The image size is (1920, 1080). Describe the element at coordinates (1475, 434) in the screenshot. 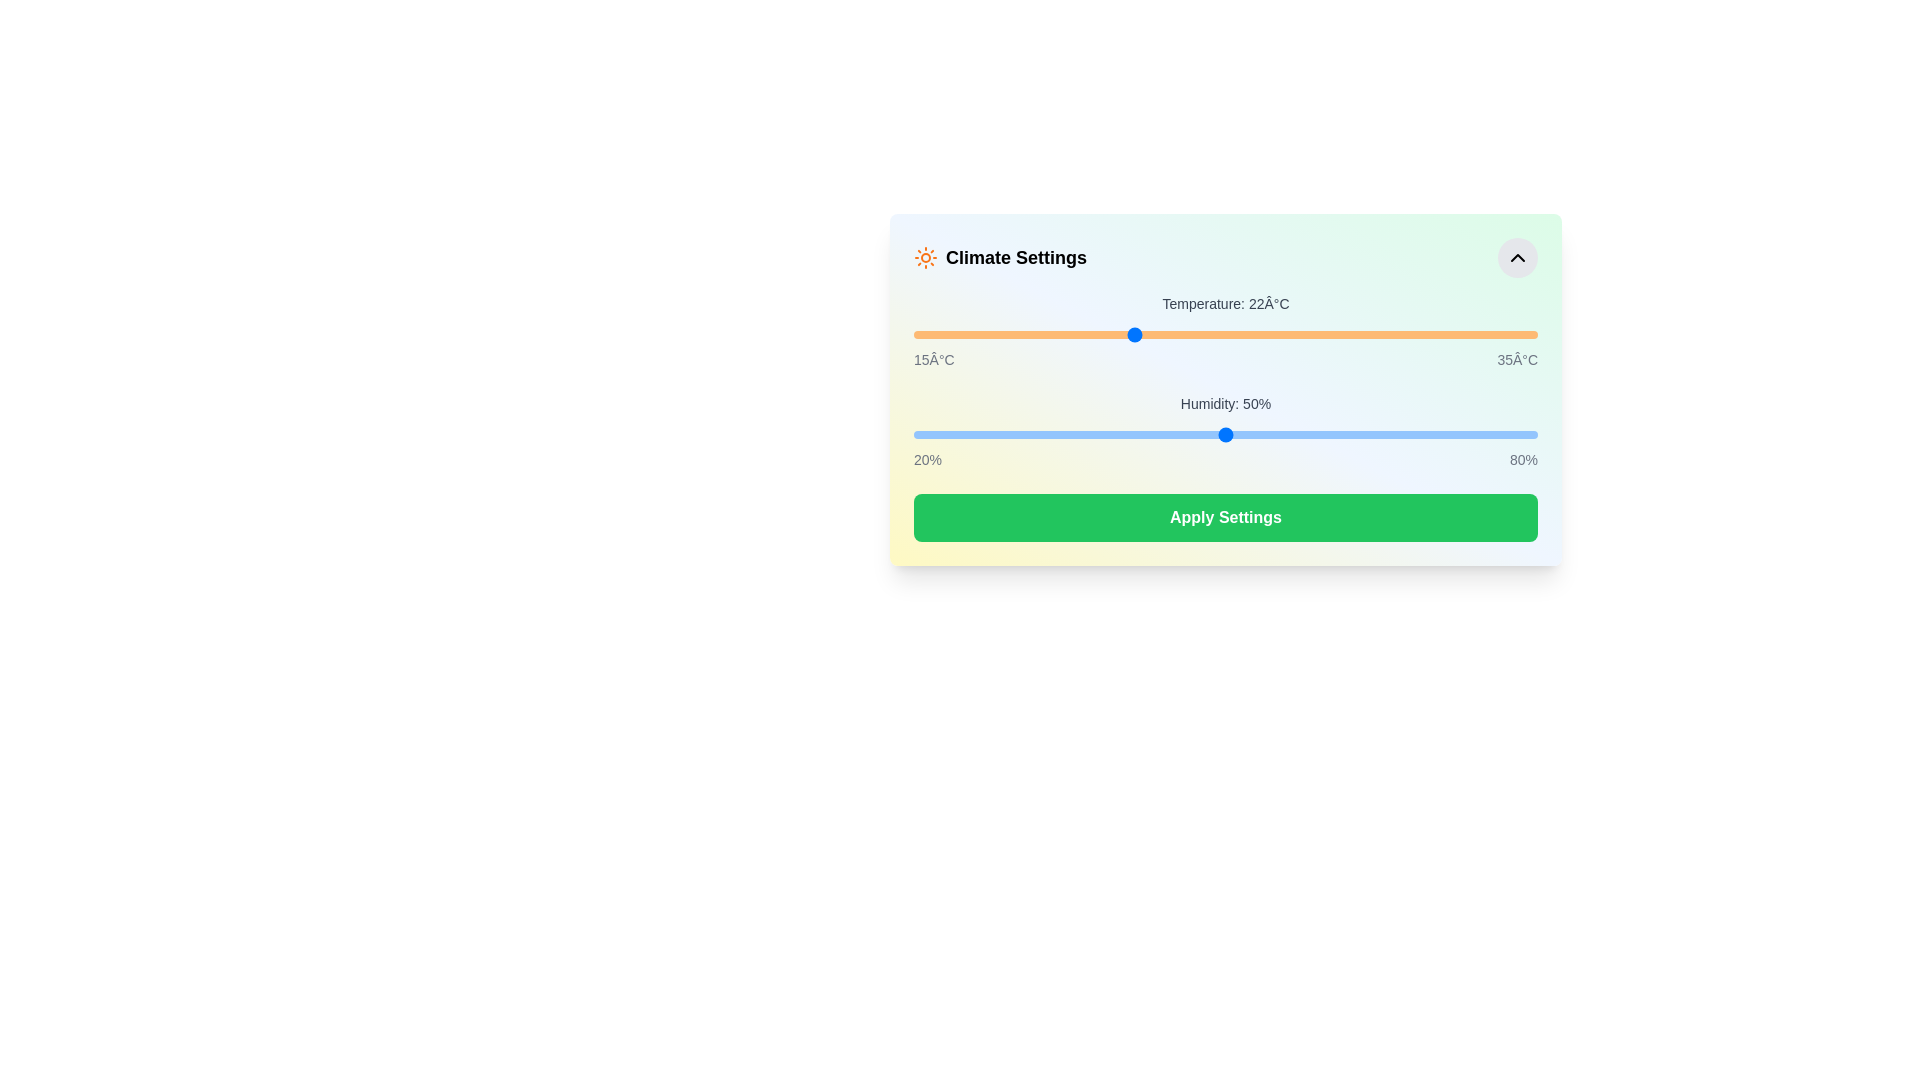

I see `humidity` at that location.